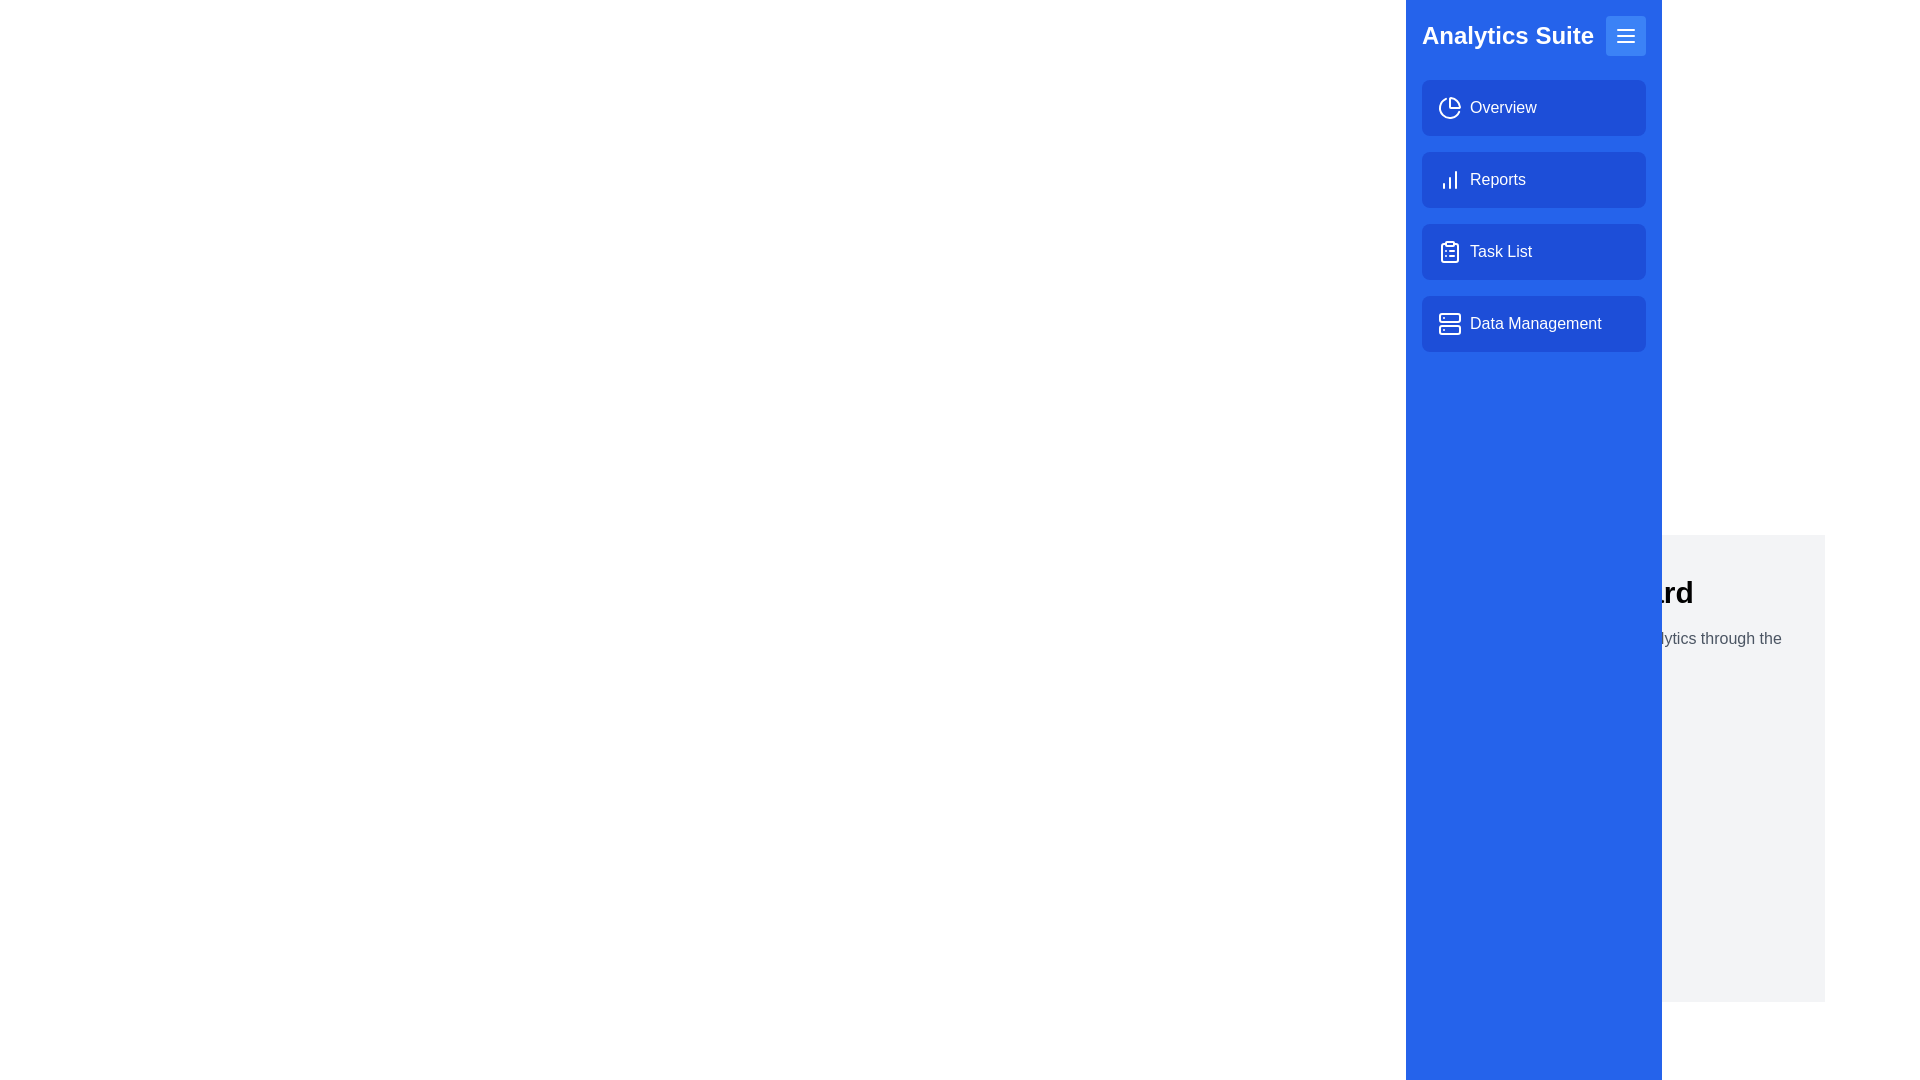  I want to click on the text element Access and manage your analytics through the menu. for interaction, so click(1615, 651).